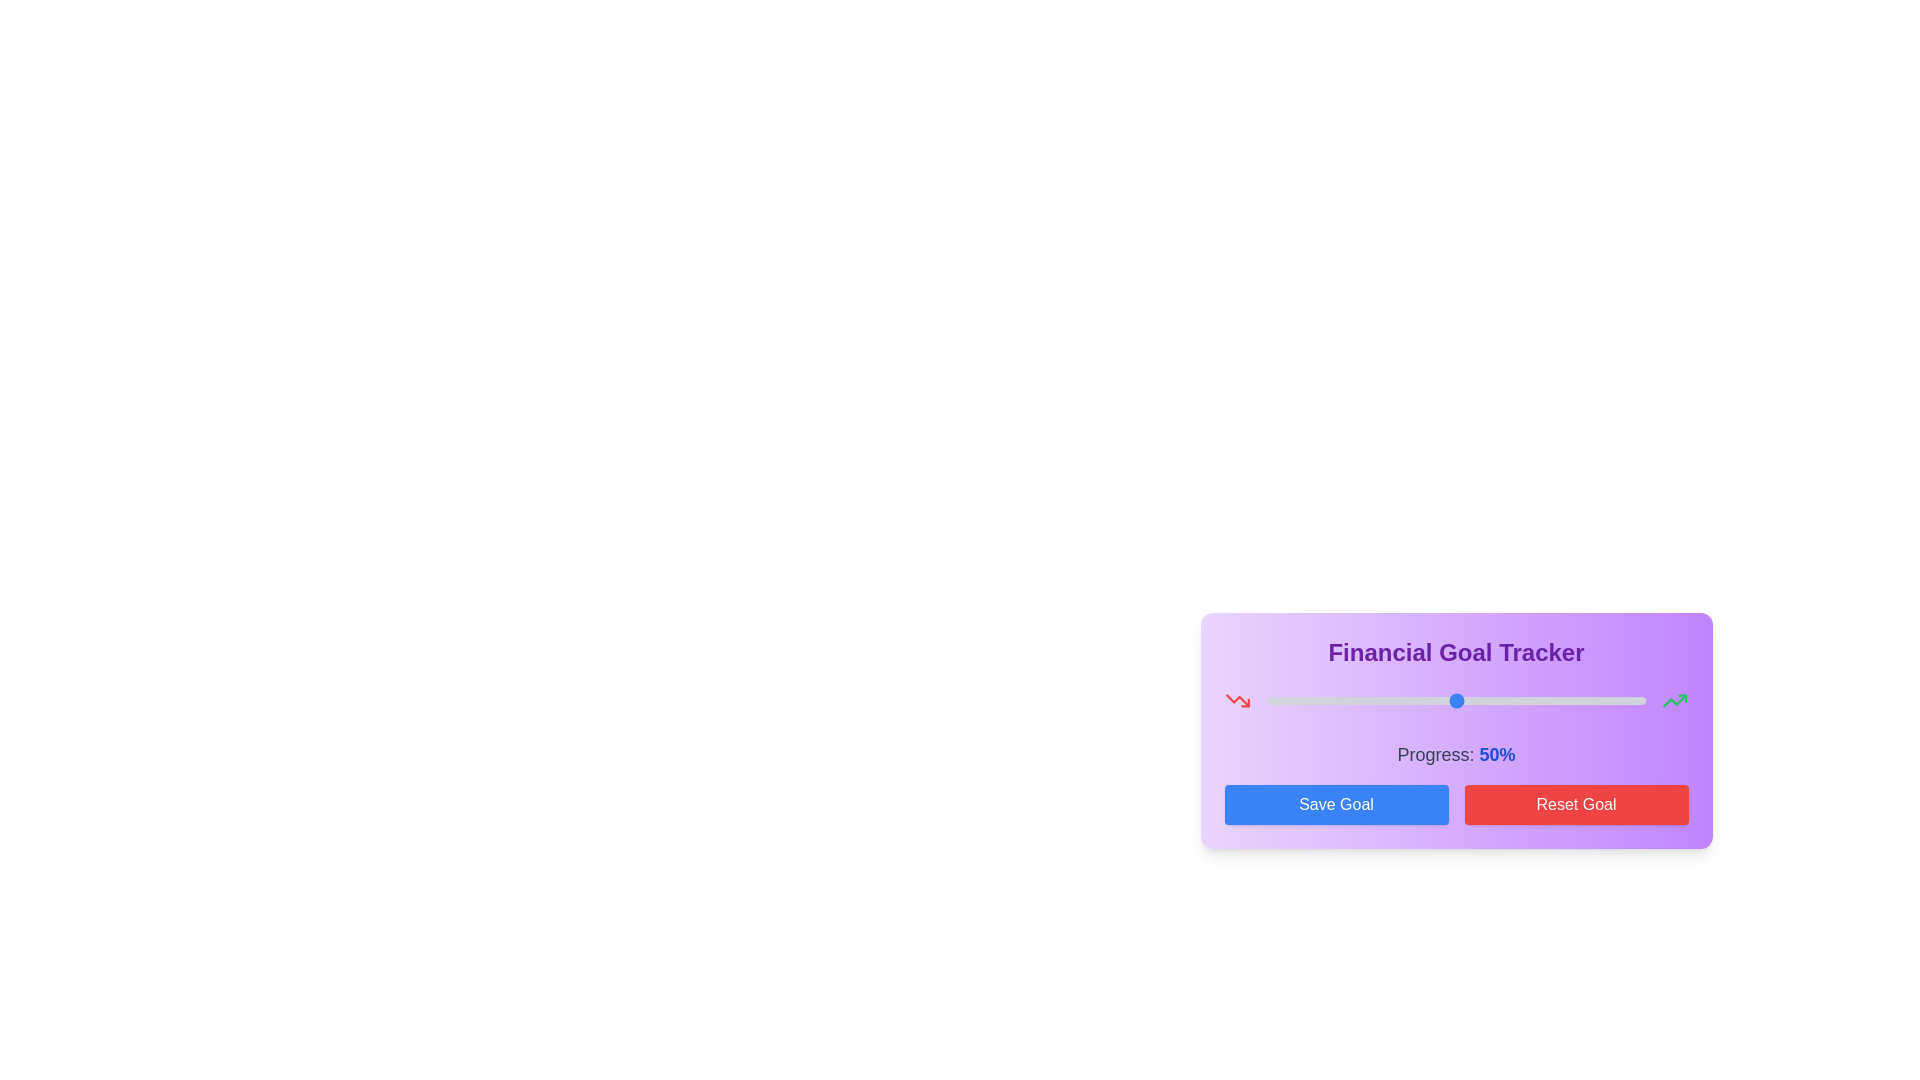  I want to click on the progress slider to 34%, so click(1394, 700).